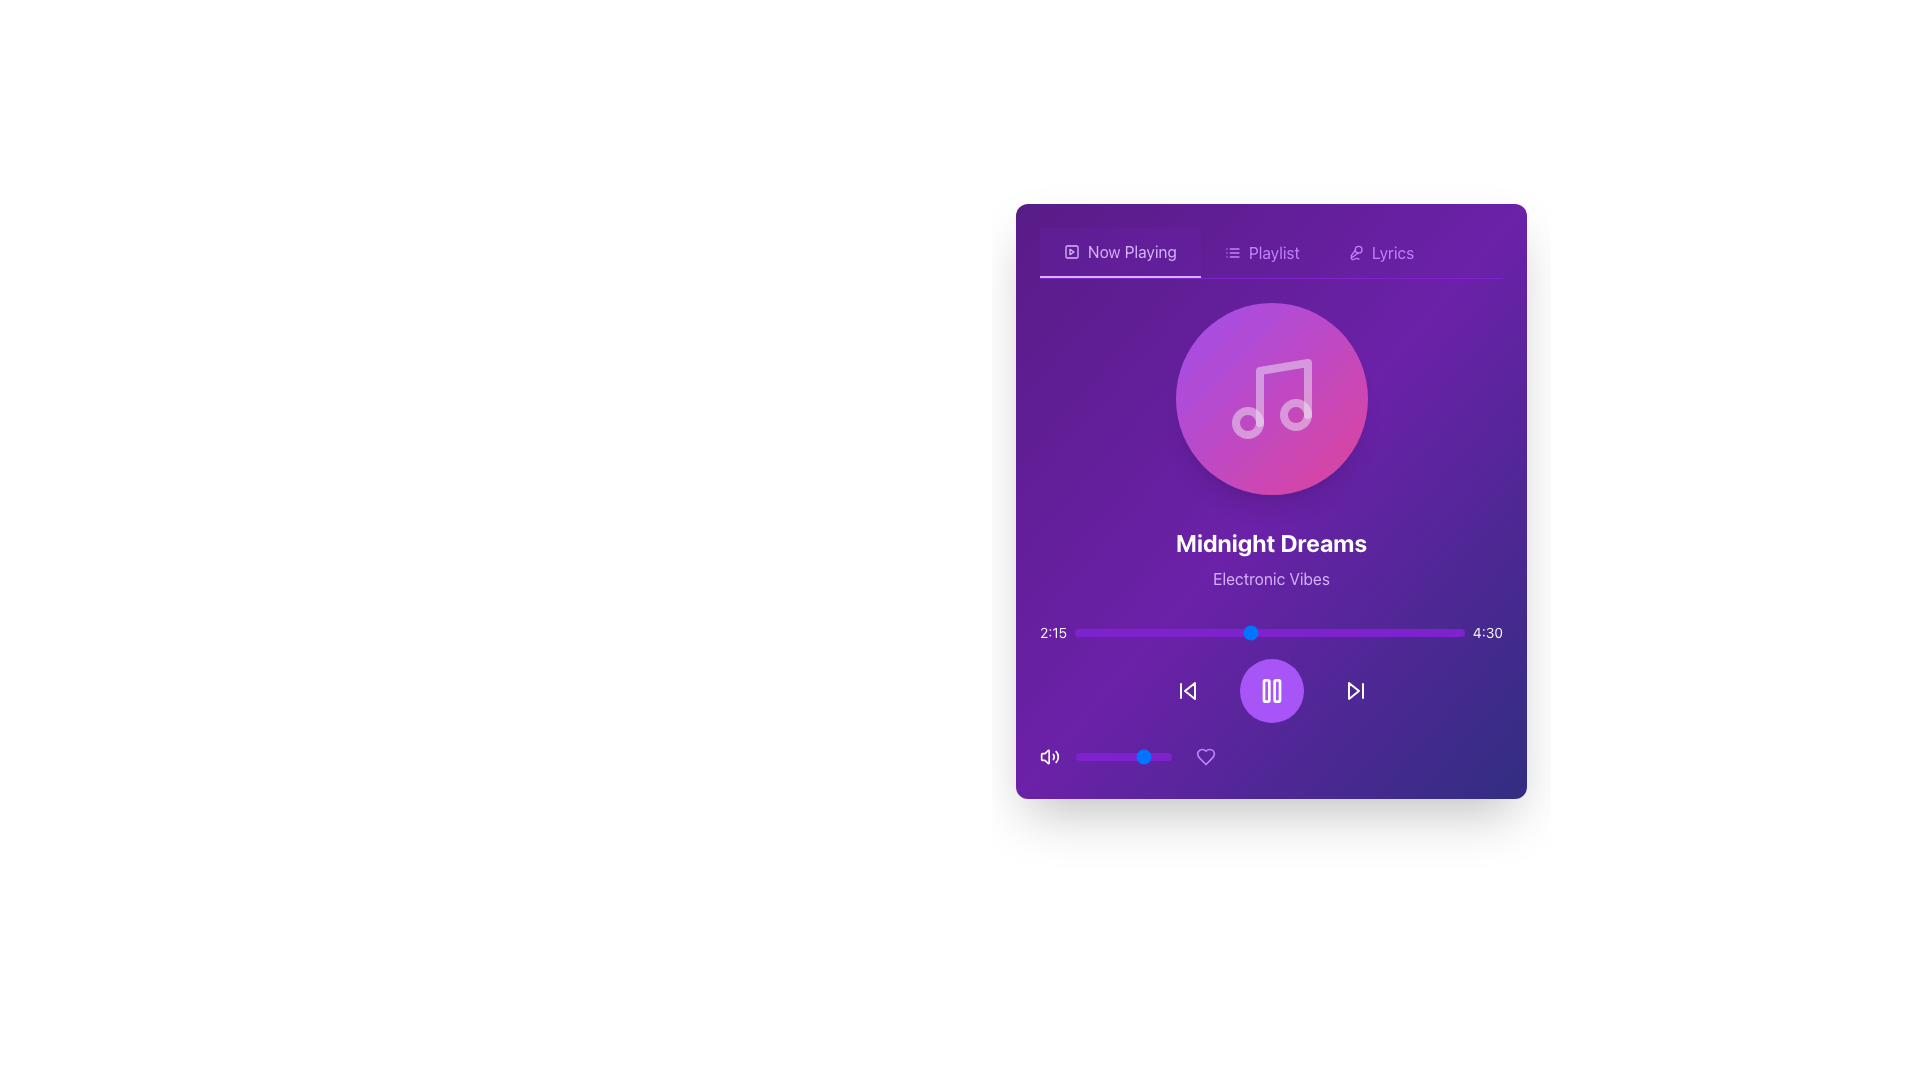 The width and height of the screenshot is (1920, 1080). Describe the element at coordinates (1204, 756) in the screenshot. I see `the heart-shaped icon with a purple stroke located within the playback controls section to favorite the track` at that location.